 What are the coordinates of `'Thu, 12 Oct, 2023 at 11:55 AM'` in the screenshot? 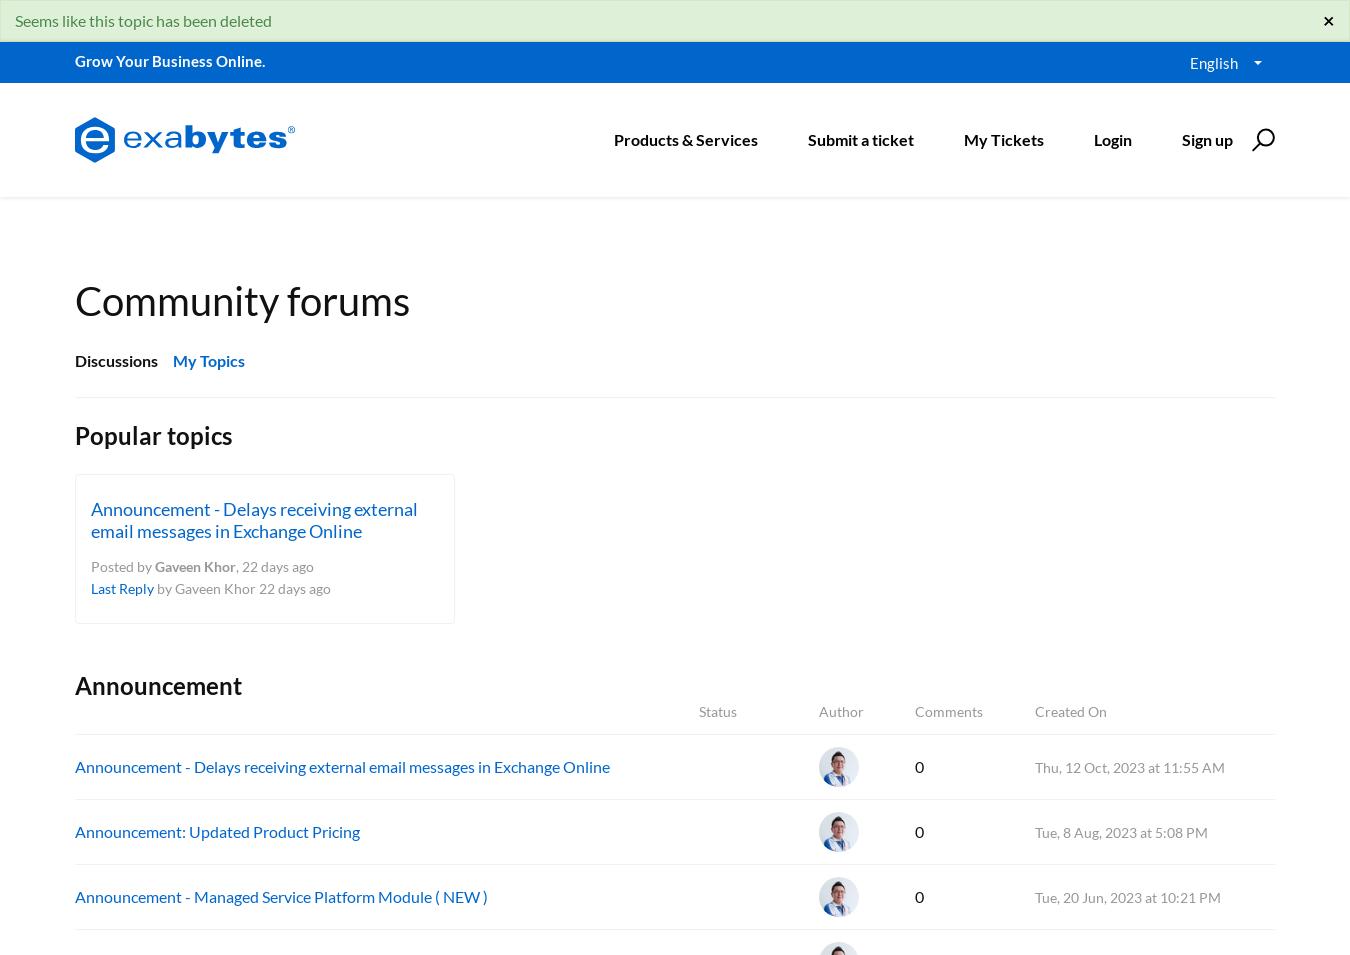 It's located at (1035, 766).